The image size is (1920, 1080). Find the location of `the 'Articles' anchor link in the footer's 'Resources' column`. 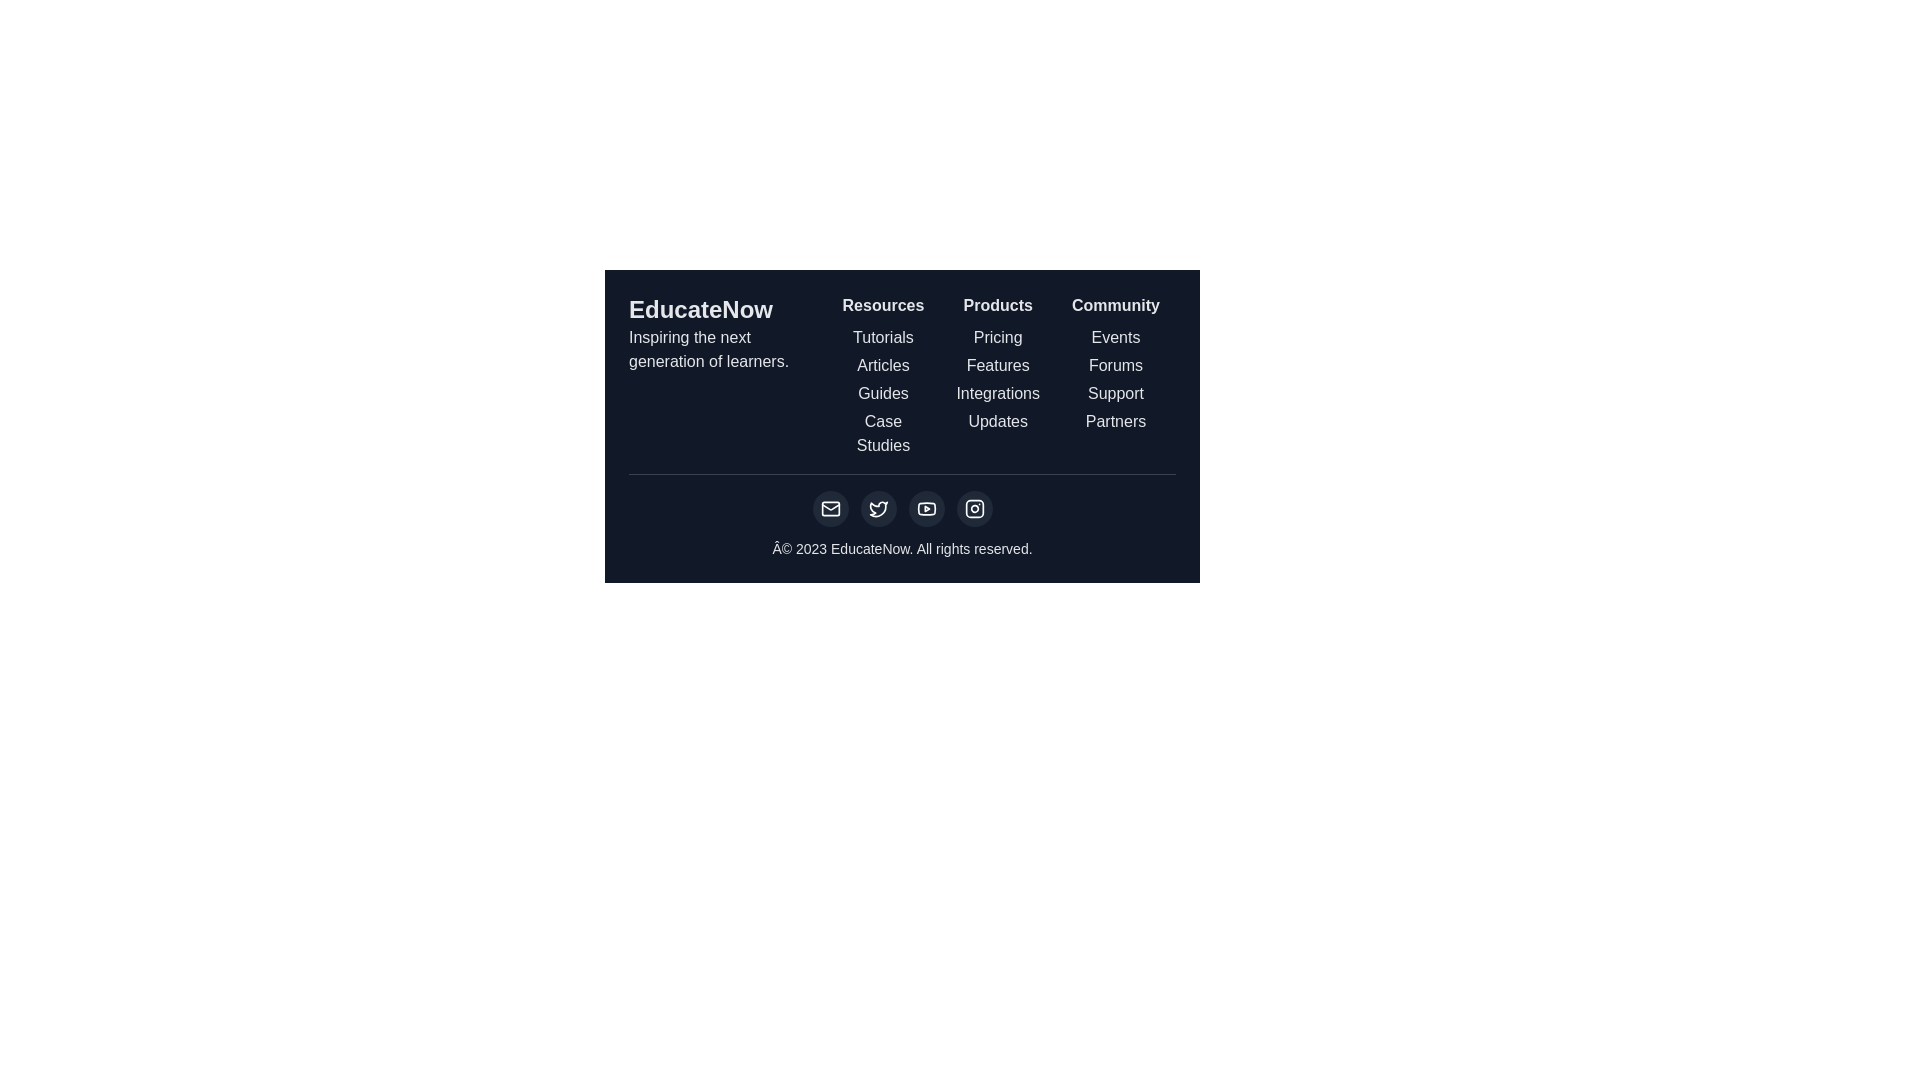

the 'Articles' anchor link in the footer's 'Resources' column is located at coordinates (882, 366).